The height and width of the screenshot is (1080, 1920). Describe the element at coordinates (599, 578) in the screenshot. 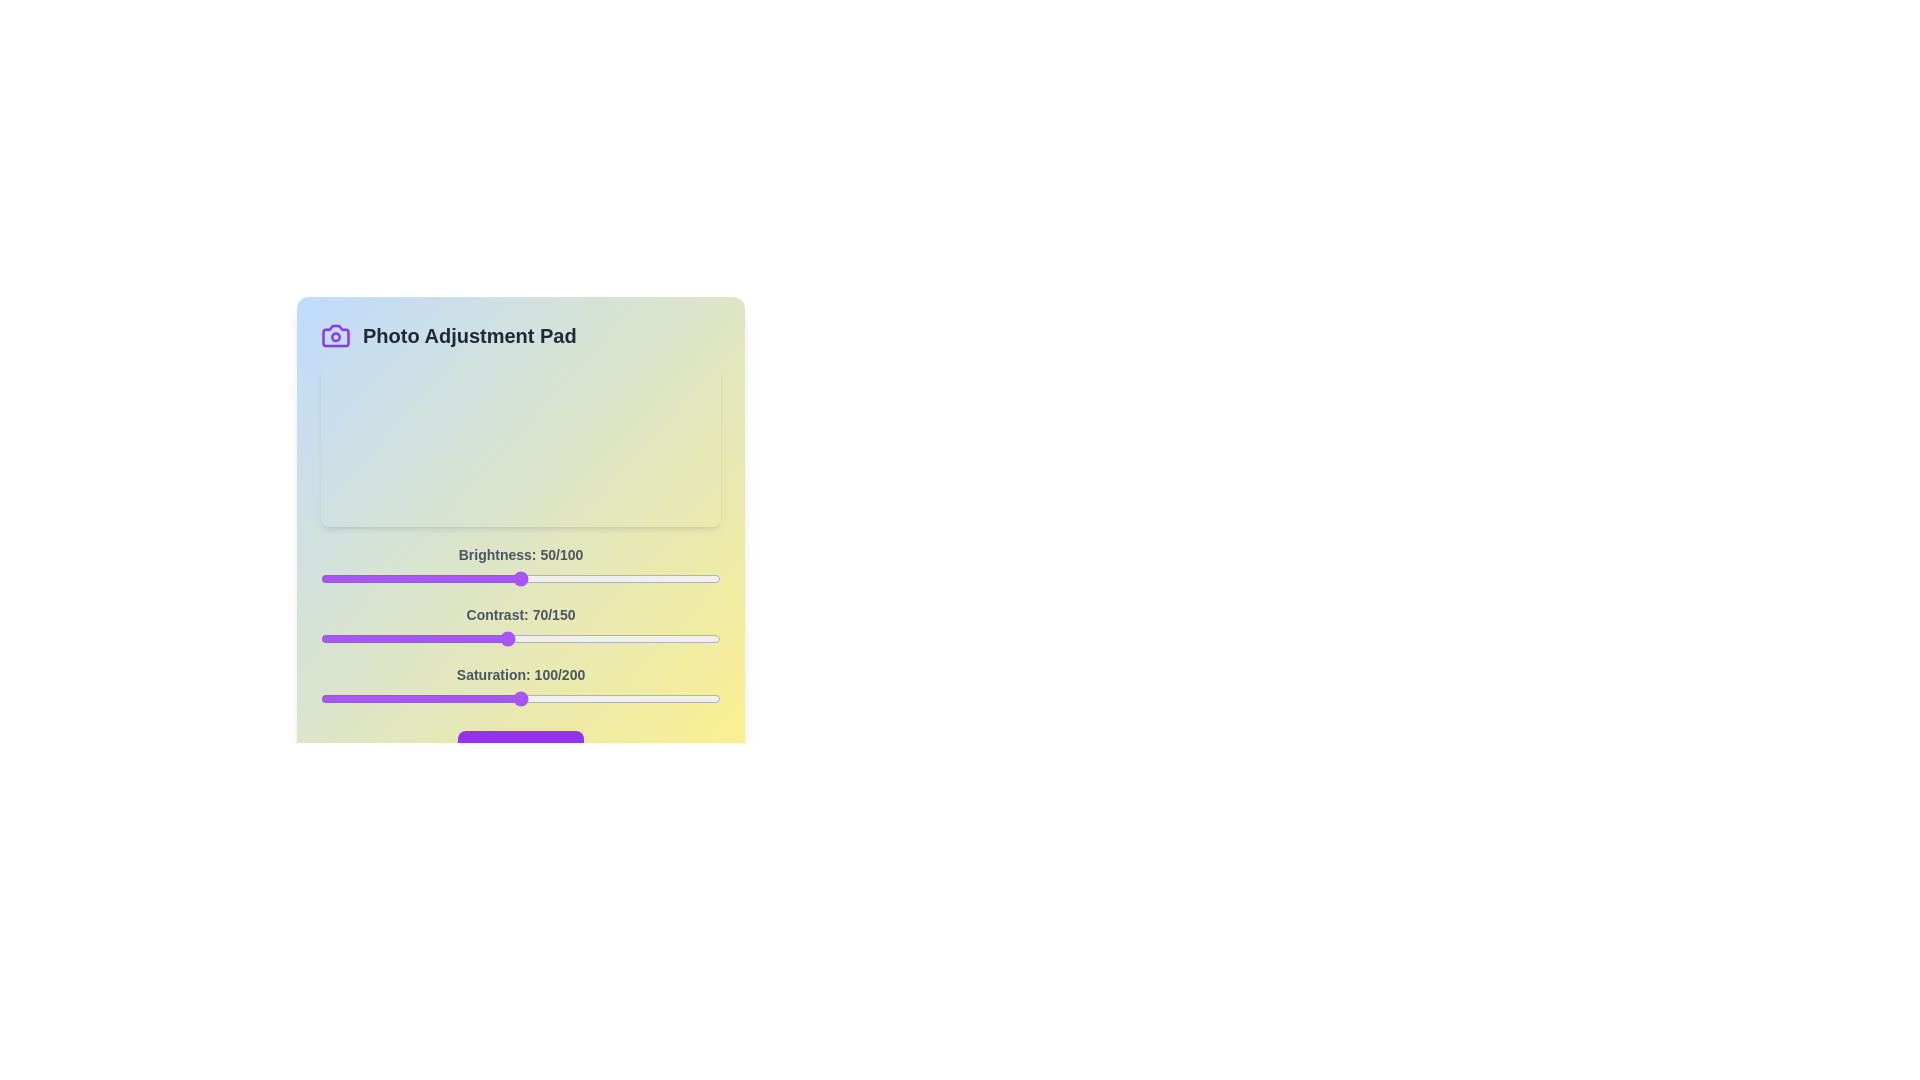

I see `the 0 slider to 70` at that location.